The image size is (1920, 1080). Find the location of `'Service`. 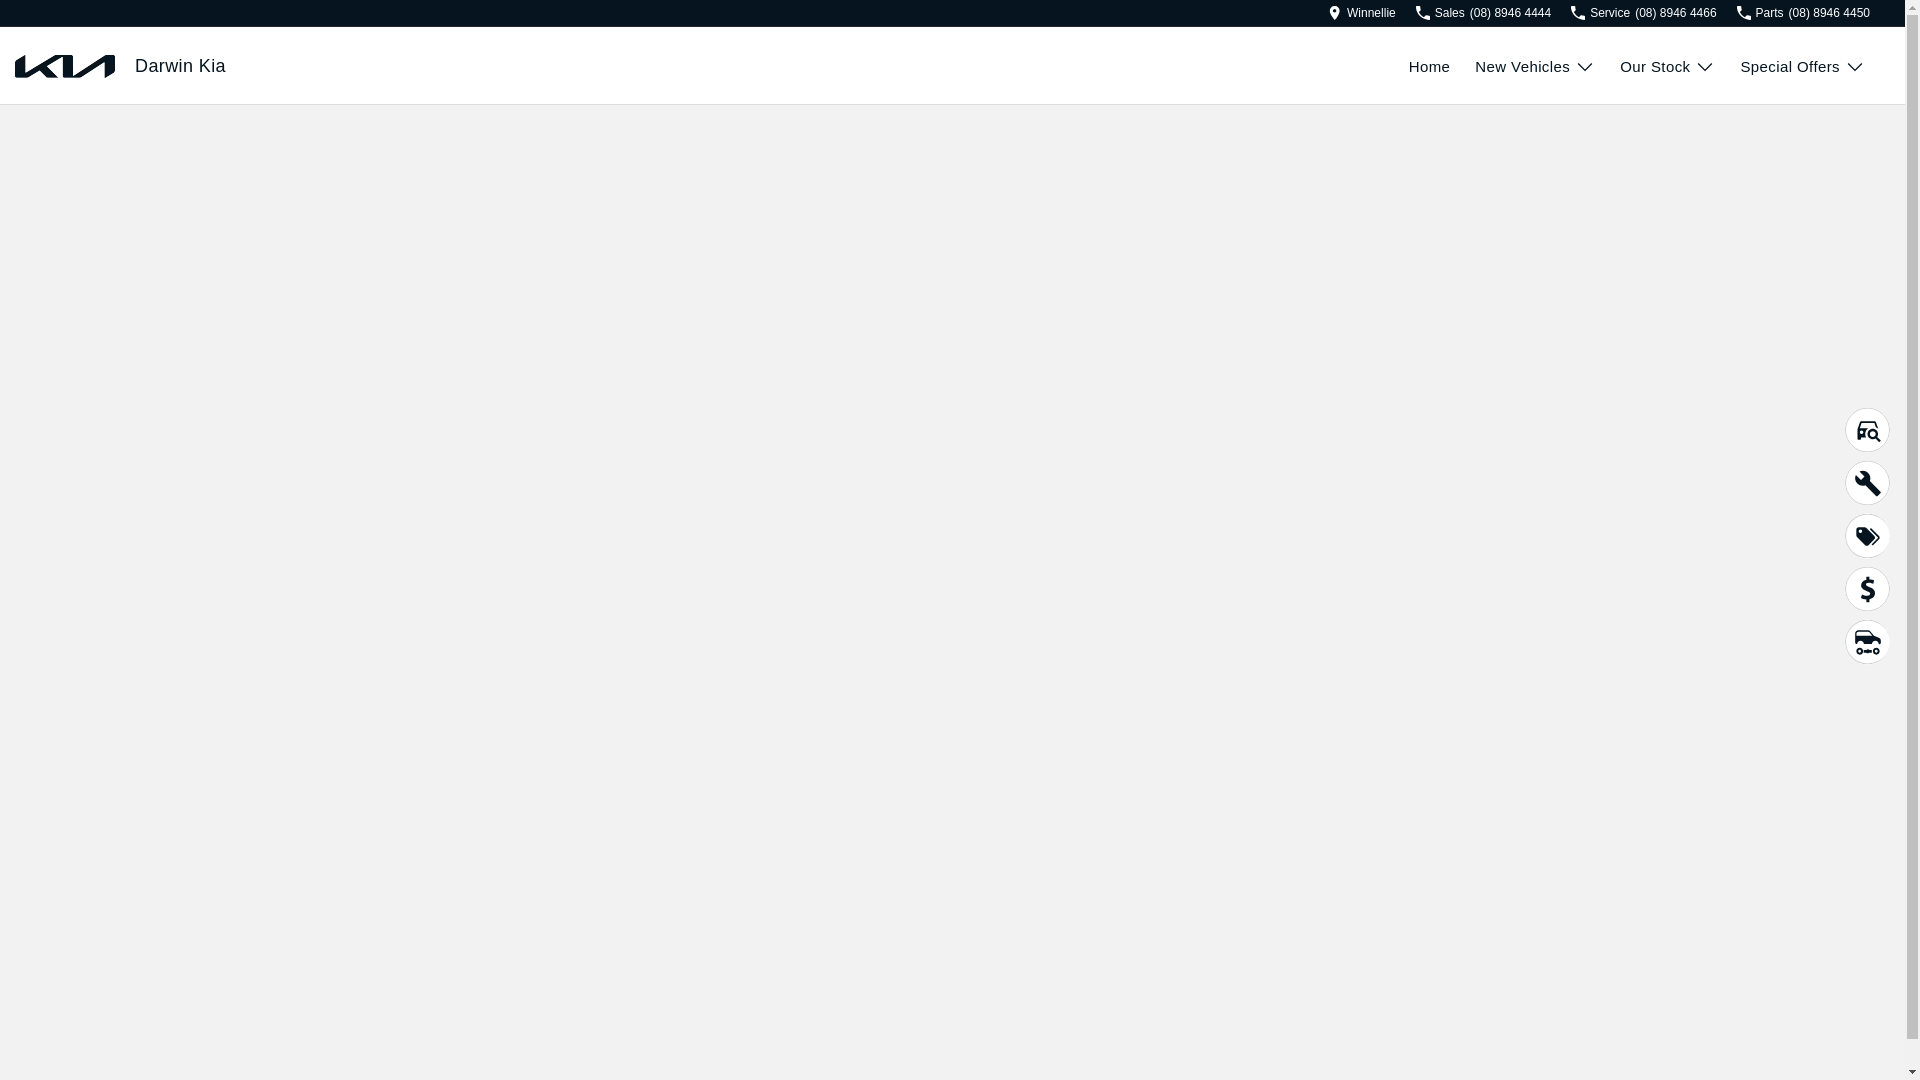

'Service is located at coordinates (1643, 12).